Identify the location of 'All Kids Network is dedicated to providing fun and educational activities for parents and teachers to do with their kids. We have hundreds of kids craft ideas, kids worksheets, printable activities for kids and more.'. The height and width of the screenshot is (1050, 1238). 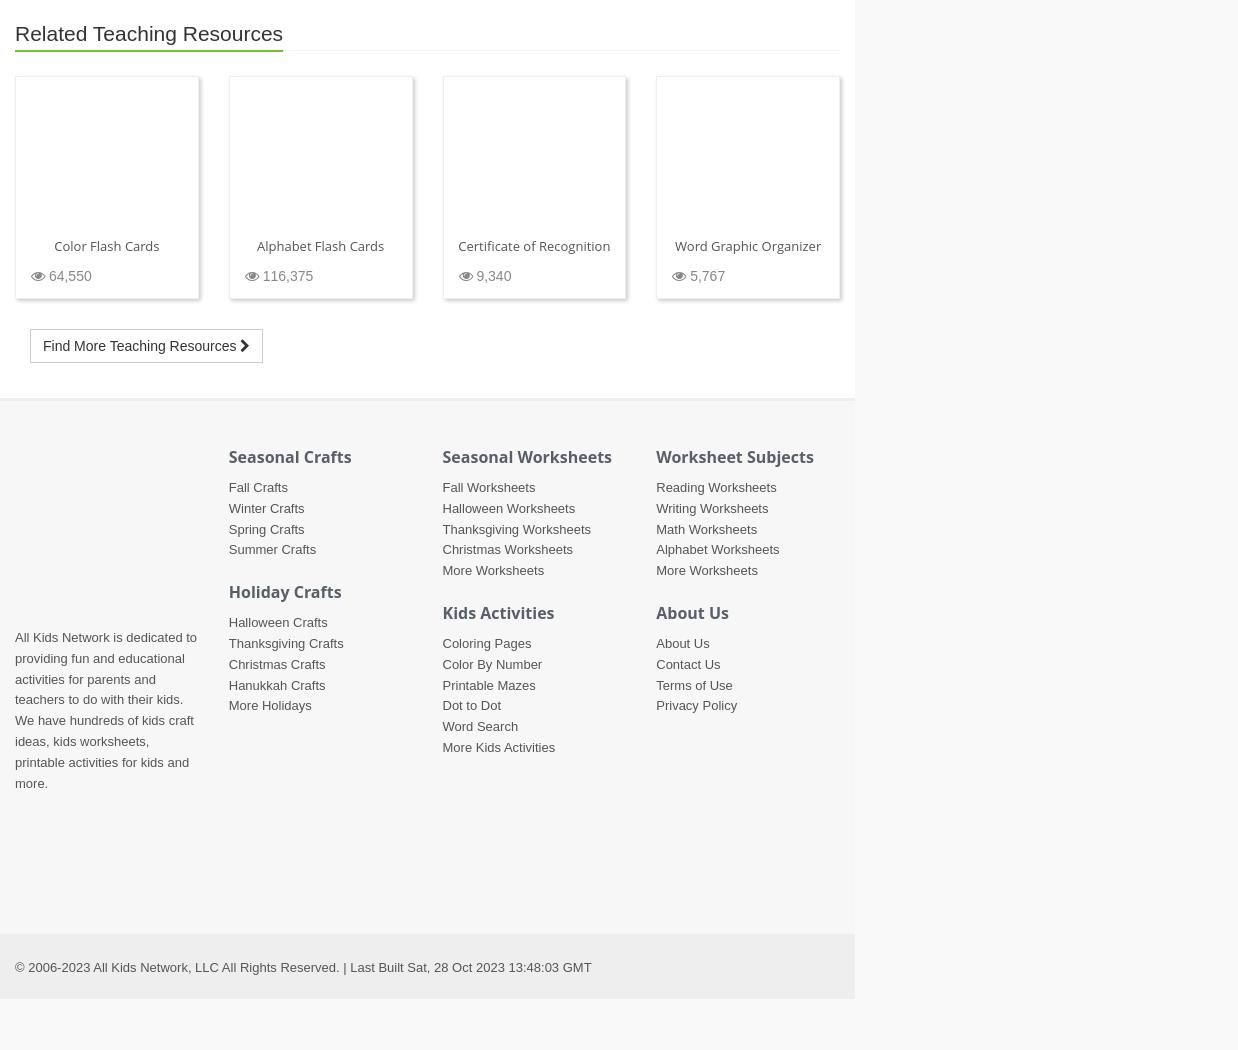
(13, 710).